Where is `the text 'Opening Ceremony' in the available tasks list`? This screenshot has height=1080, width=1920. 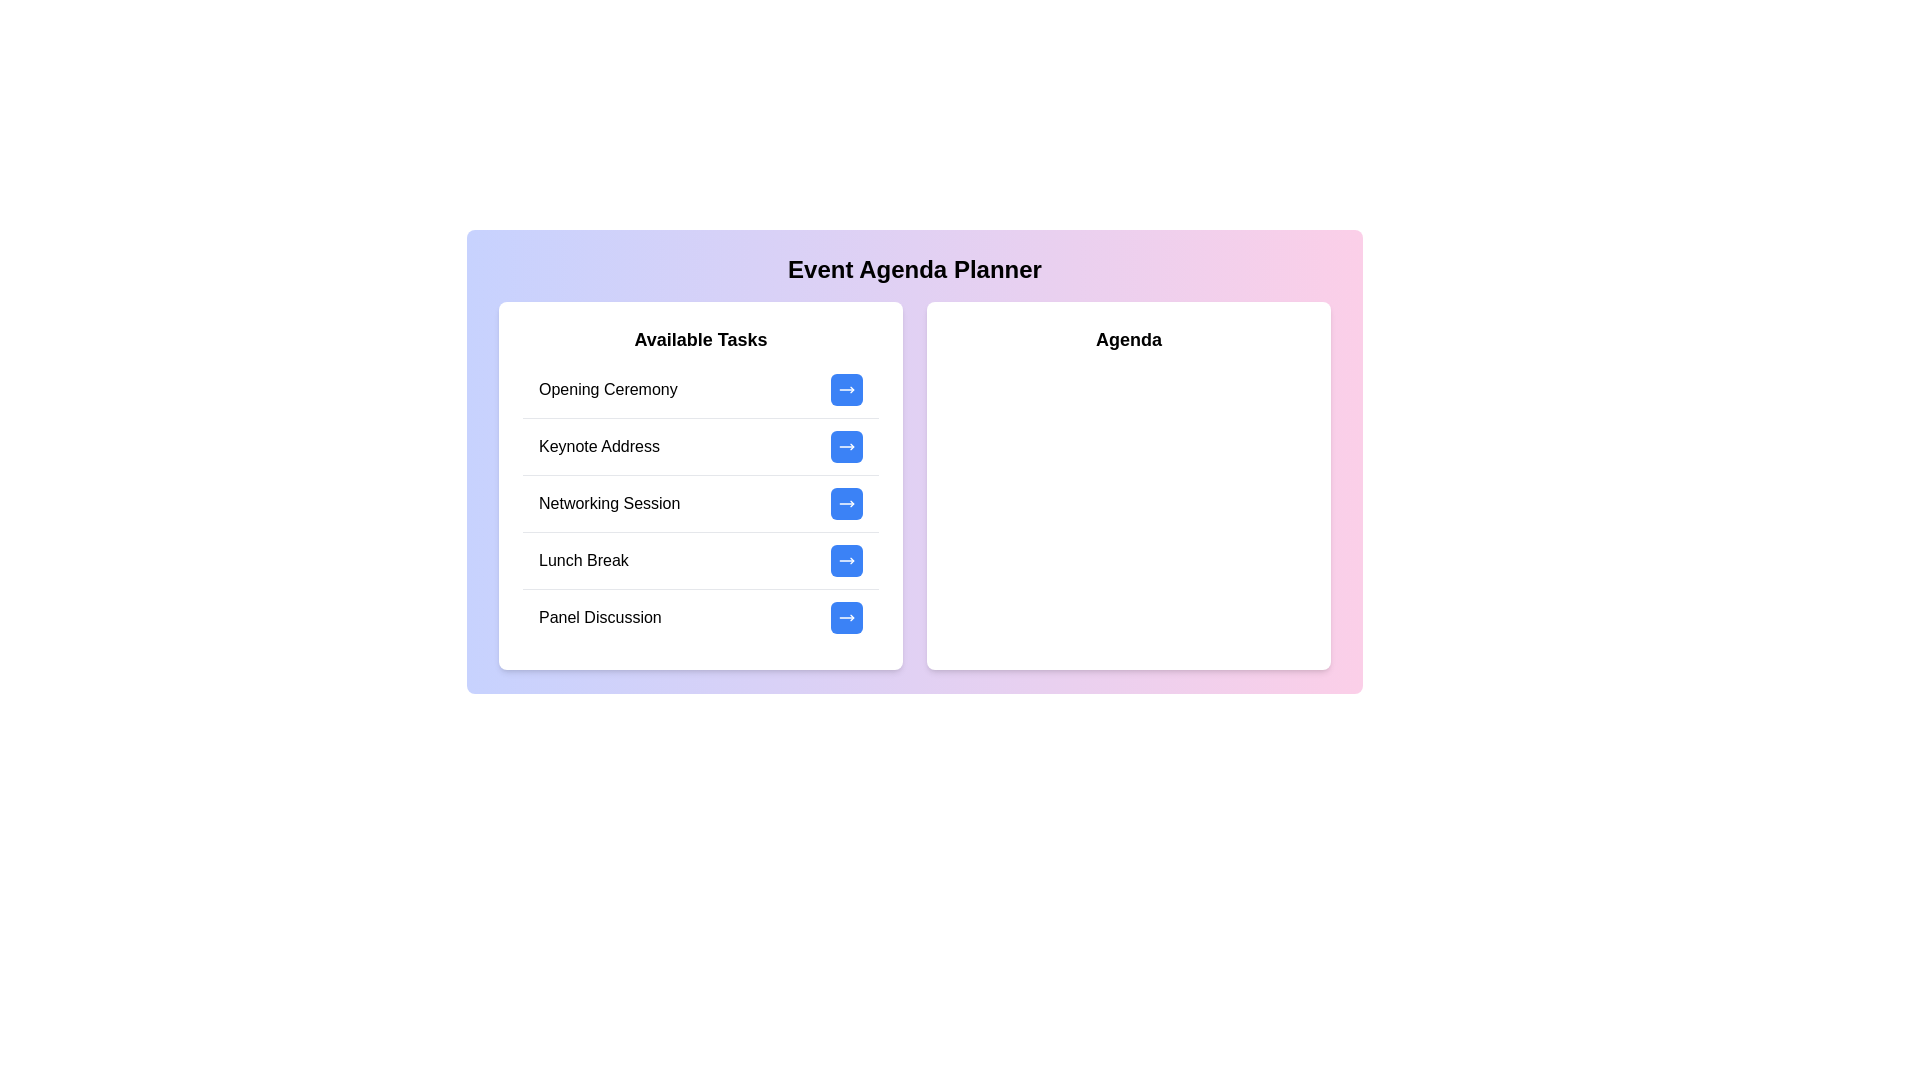 the text 'Opening Ceremony' in the available tasks list is located at coordinates (538, 378).